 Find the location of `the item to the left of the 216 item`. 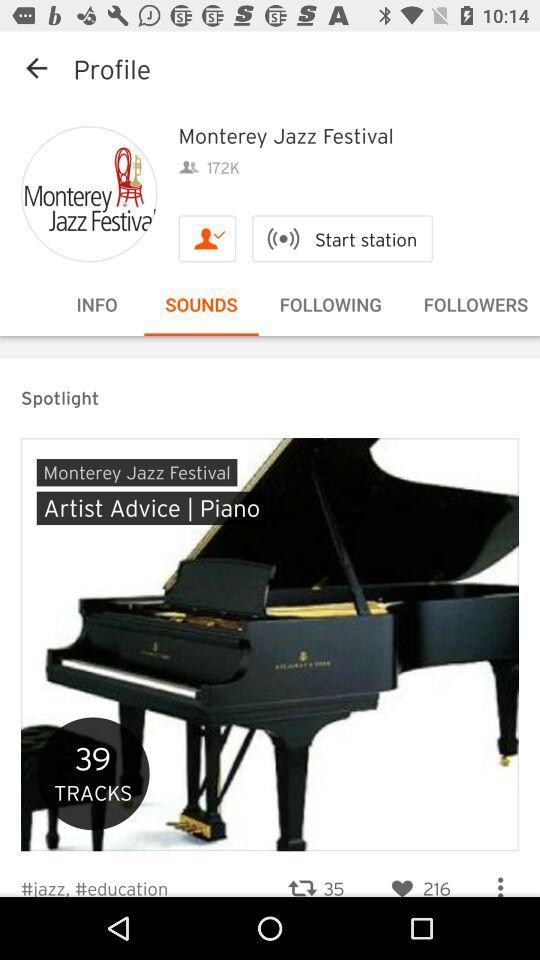

the item to the left of the 216 item is located at coordinates (315, 875).